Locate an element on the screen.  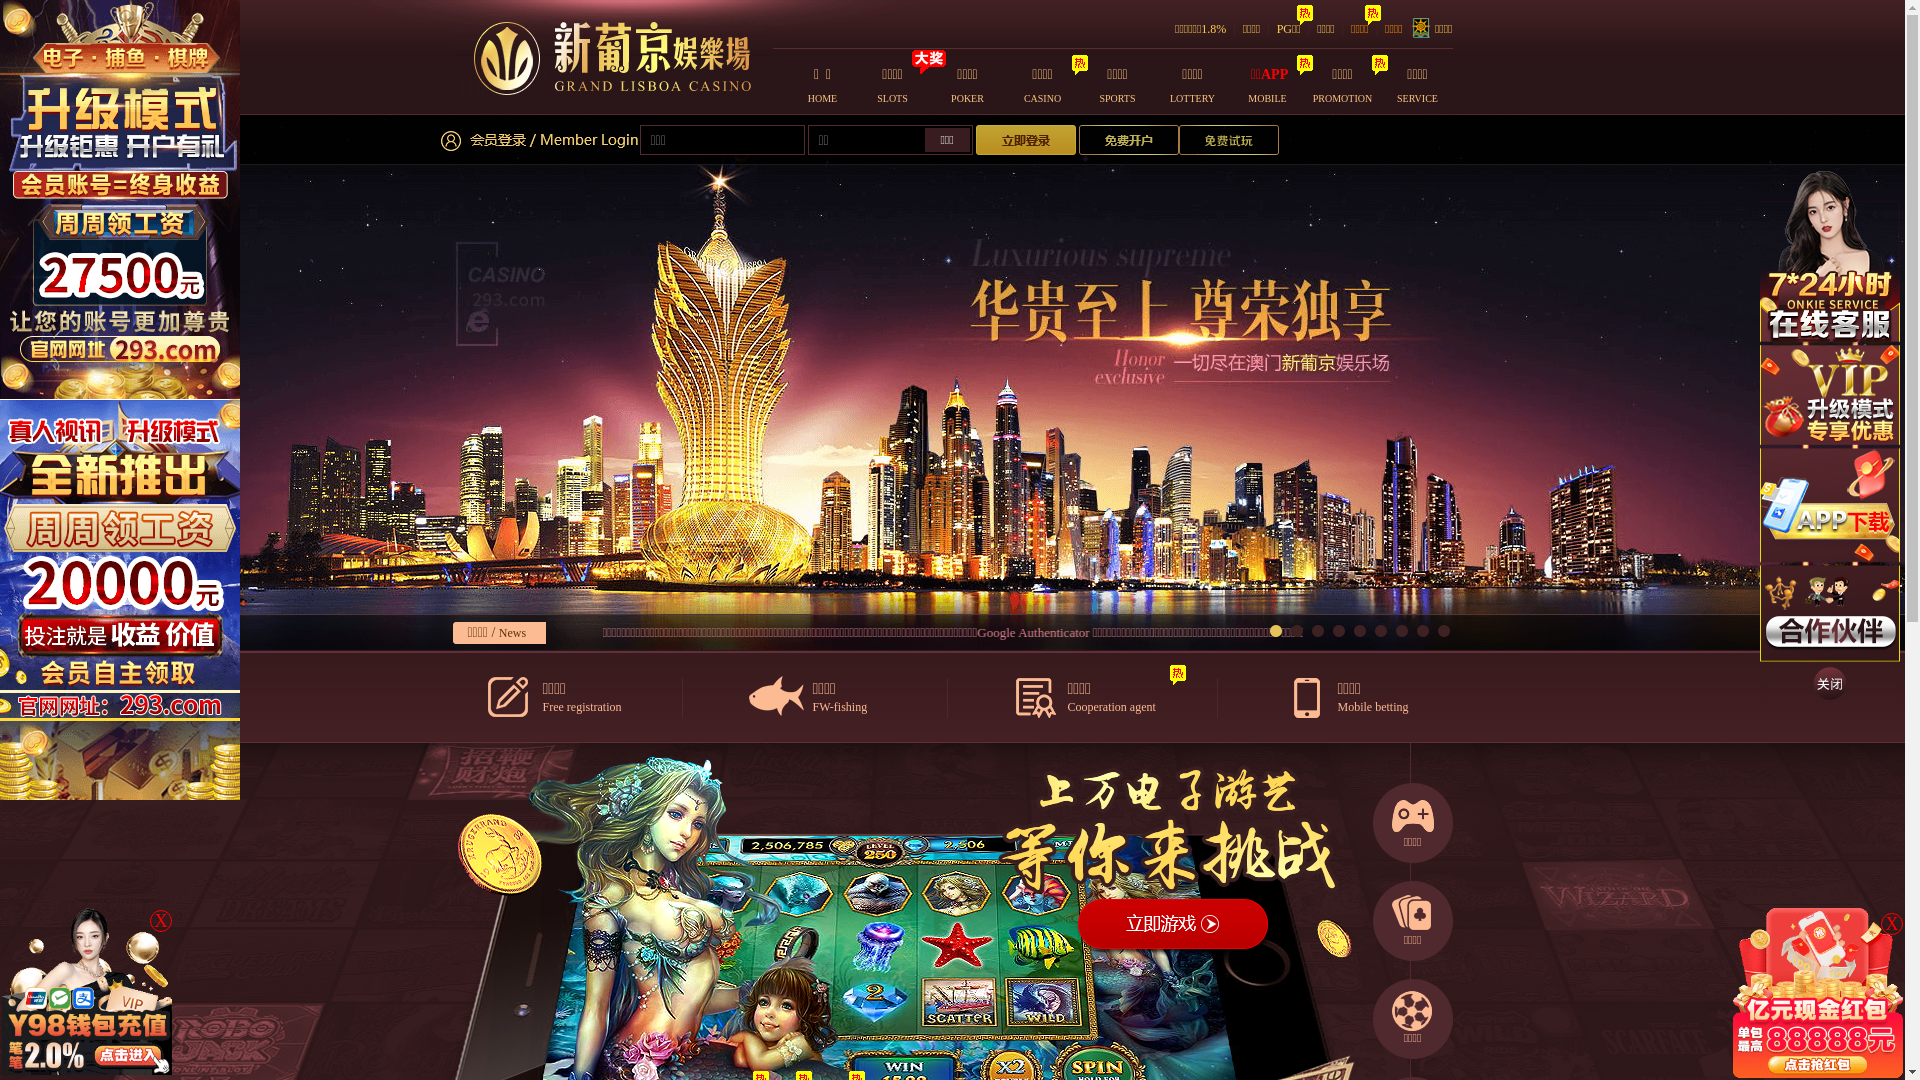
'X' is located at coordinates (1890, 924).